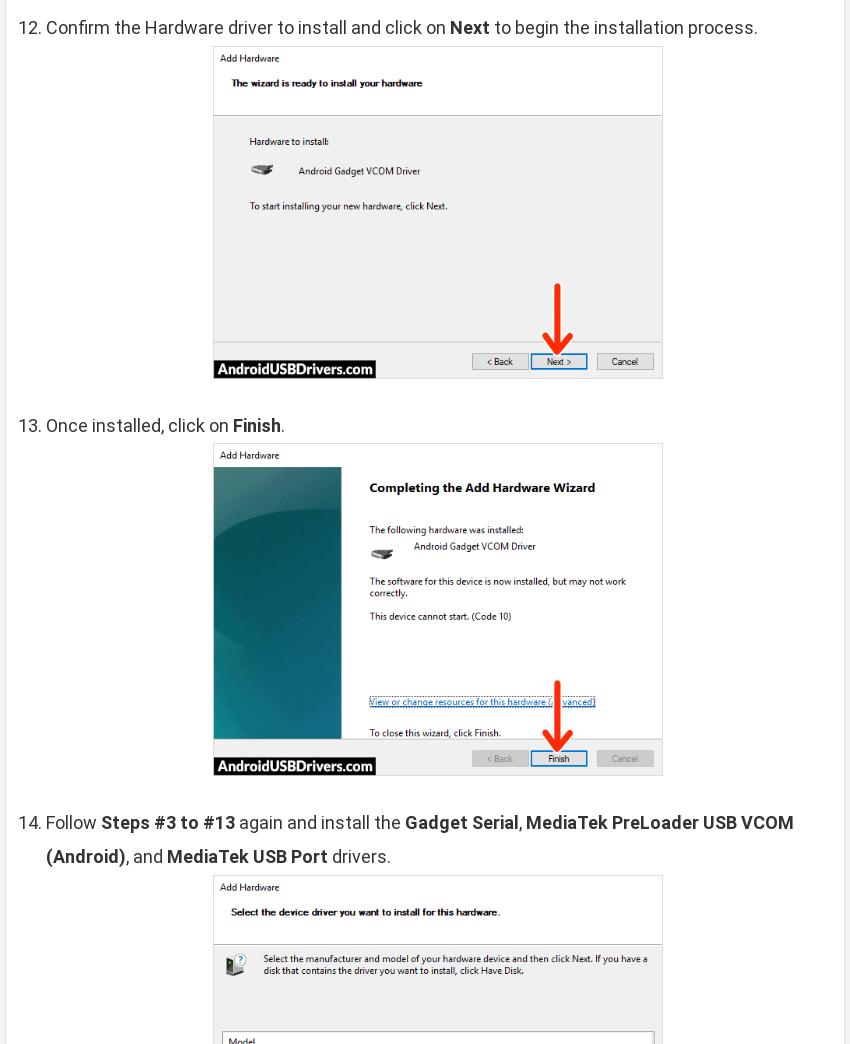 The width and height of the screenshot is (850, 1044). What do you see at coordinates (167, 821) in the screenshot?
I see `'Steps #3 to #13'` at bounding box center [167, 821].